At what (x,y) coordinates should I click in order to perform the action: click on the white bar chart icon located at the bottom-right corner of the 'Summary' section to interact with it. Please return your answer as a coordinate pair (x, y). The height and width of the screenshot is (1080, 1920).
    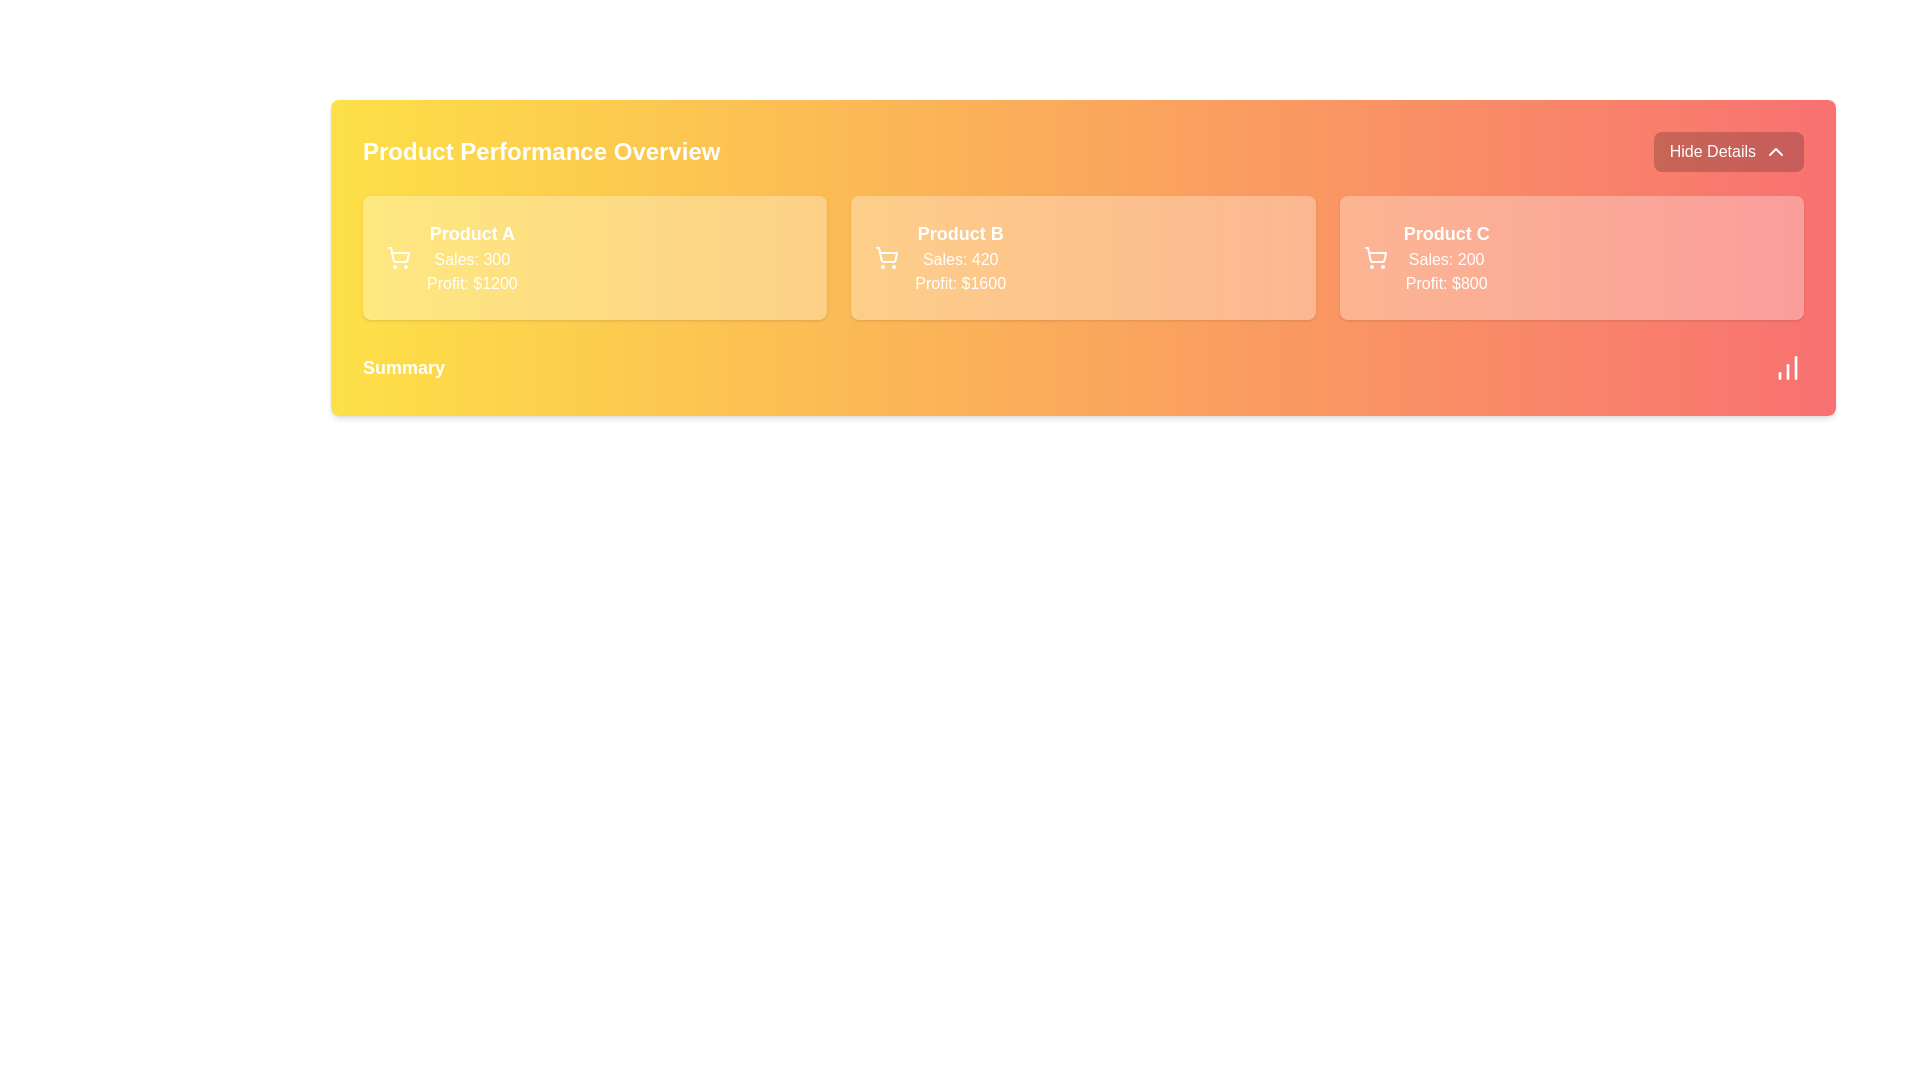
    Looking at the image, I should click on (1788, 367).